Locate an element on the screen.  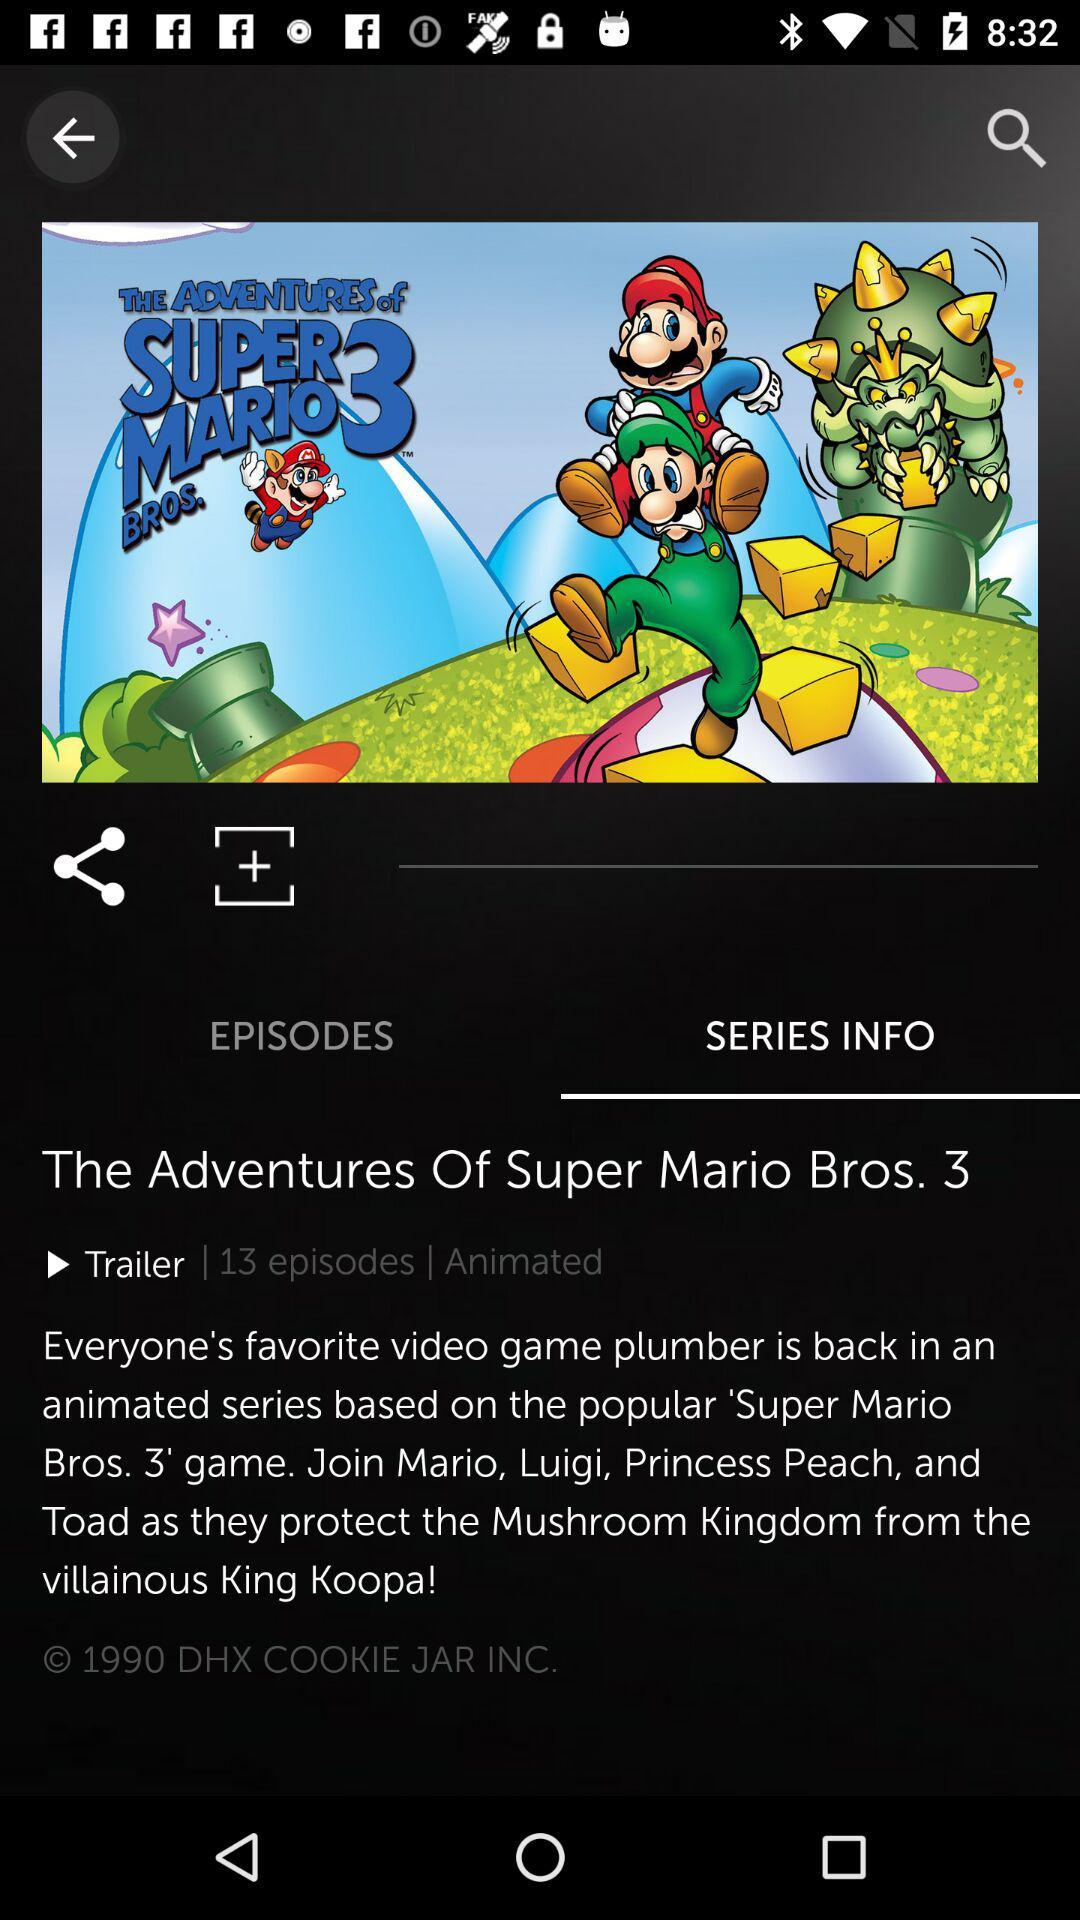
search button in top is located at coordinates (1017, 136).